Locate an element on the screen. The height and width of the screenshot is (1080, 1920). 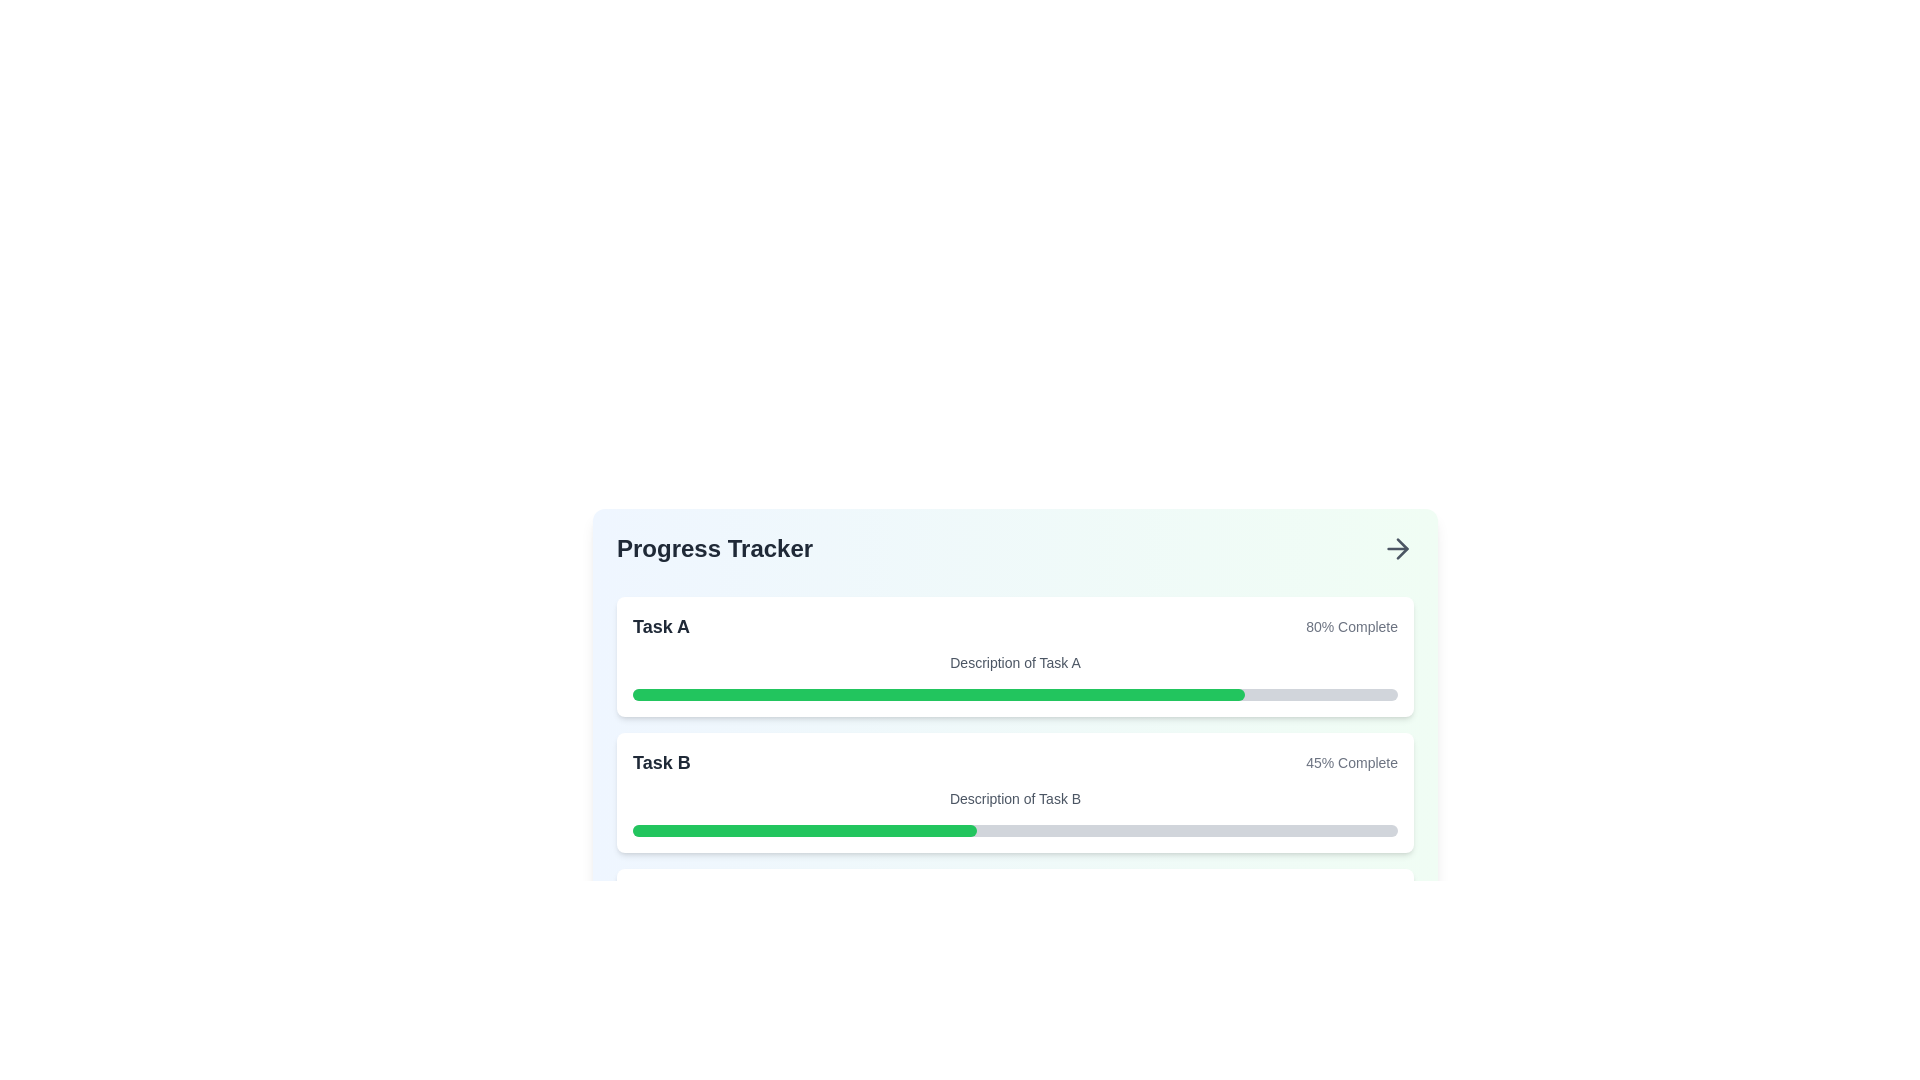
an individual progress card in the Progress Tracker List, which is located centrally within its card layout, below the 'Progress Tracker' header is located at coordinates (1015, 792).